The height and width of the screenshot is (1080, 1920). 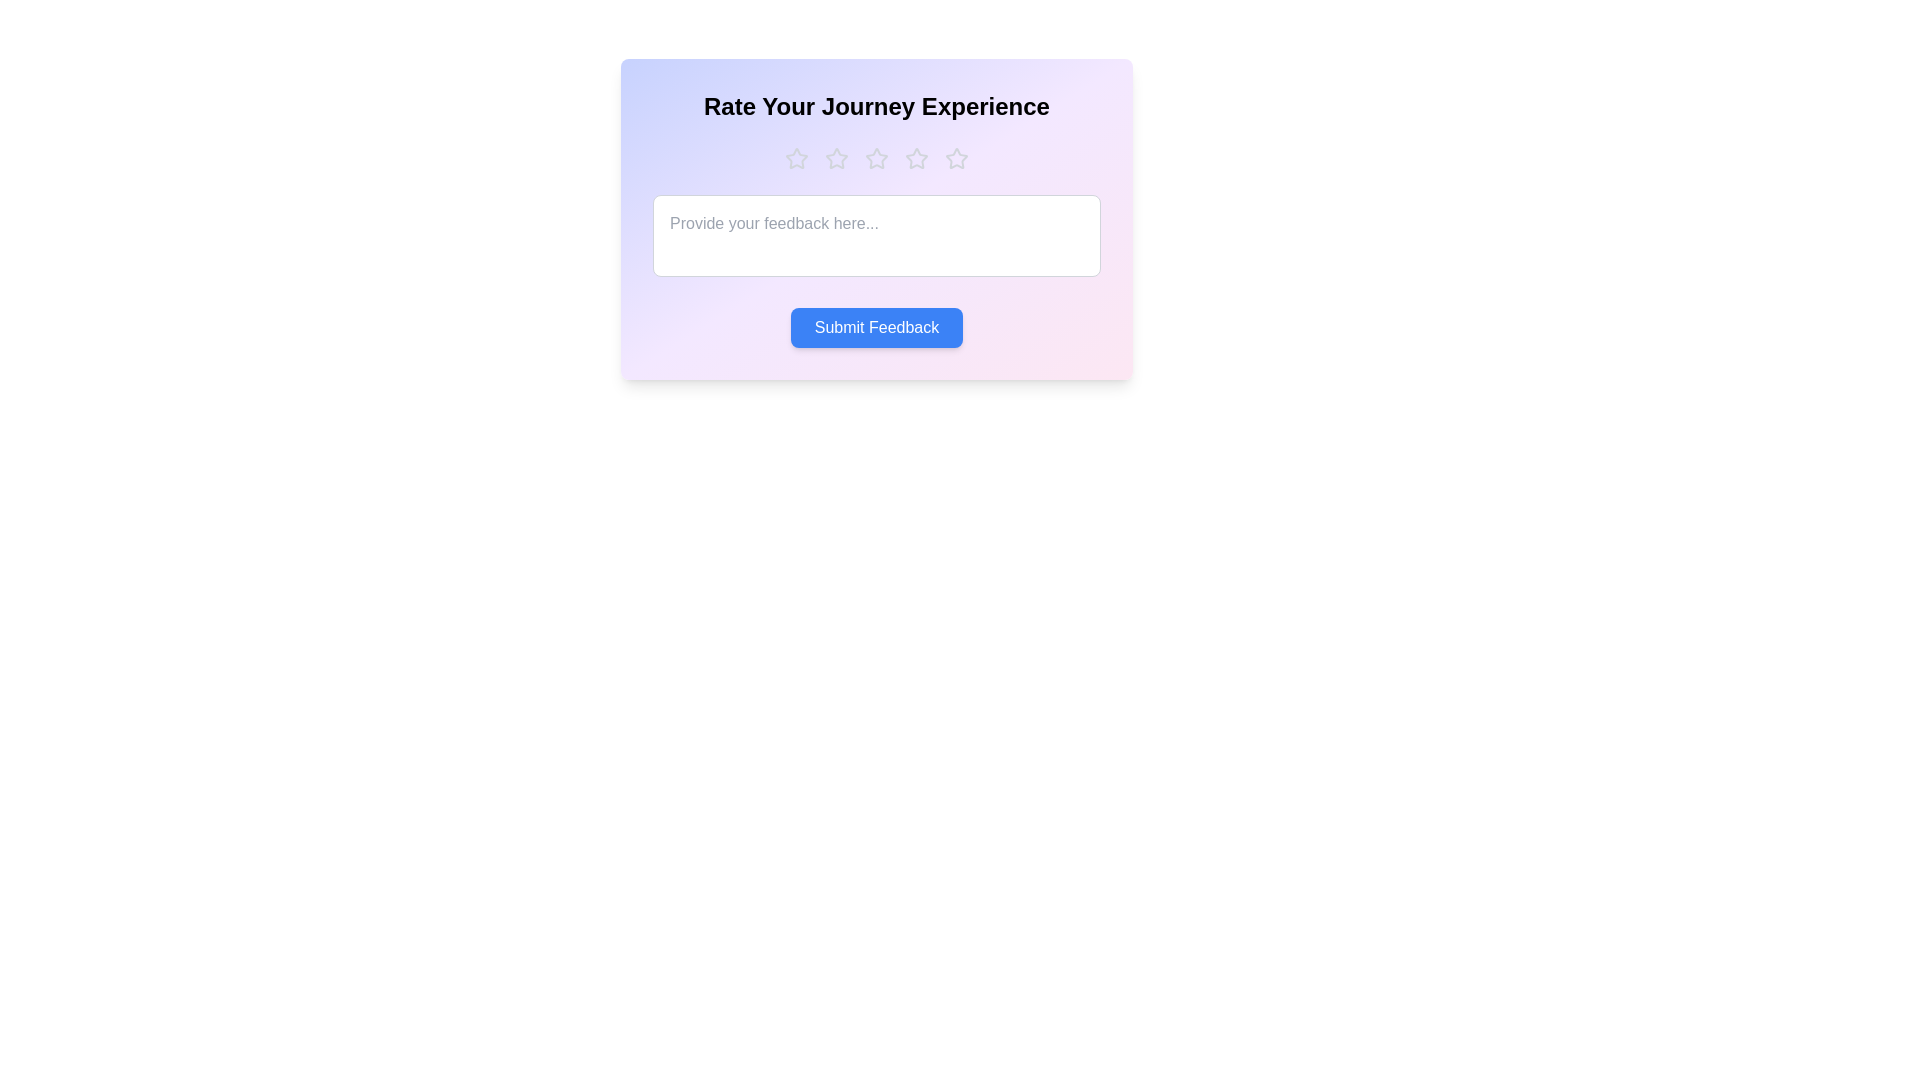 What do you see at coordinates (915, 157) in the screenshot?
I see `the star corresponding to the desired rating 4 to set the rating` at bounding box center [915, 157].